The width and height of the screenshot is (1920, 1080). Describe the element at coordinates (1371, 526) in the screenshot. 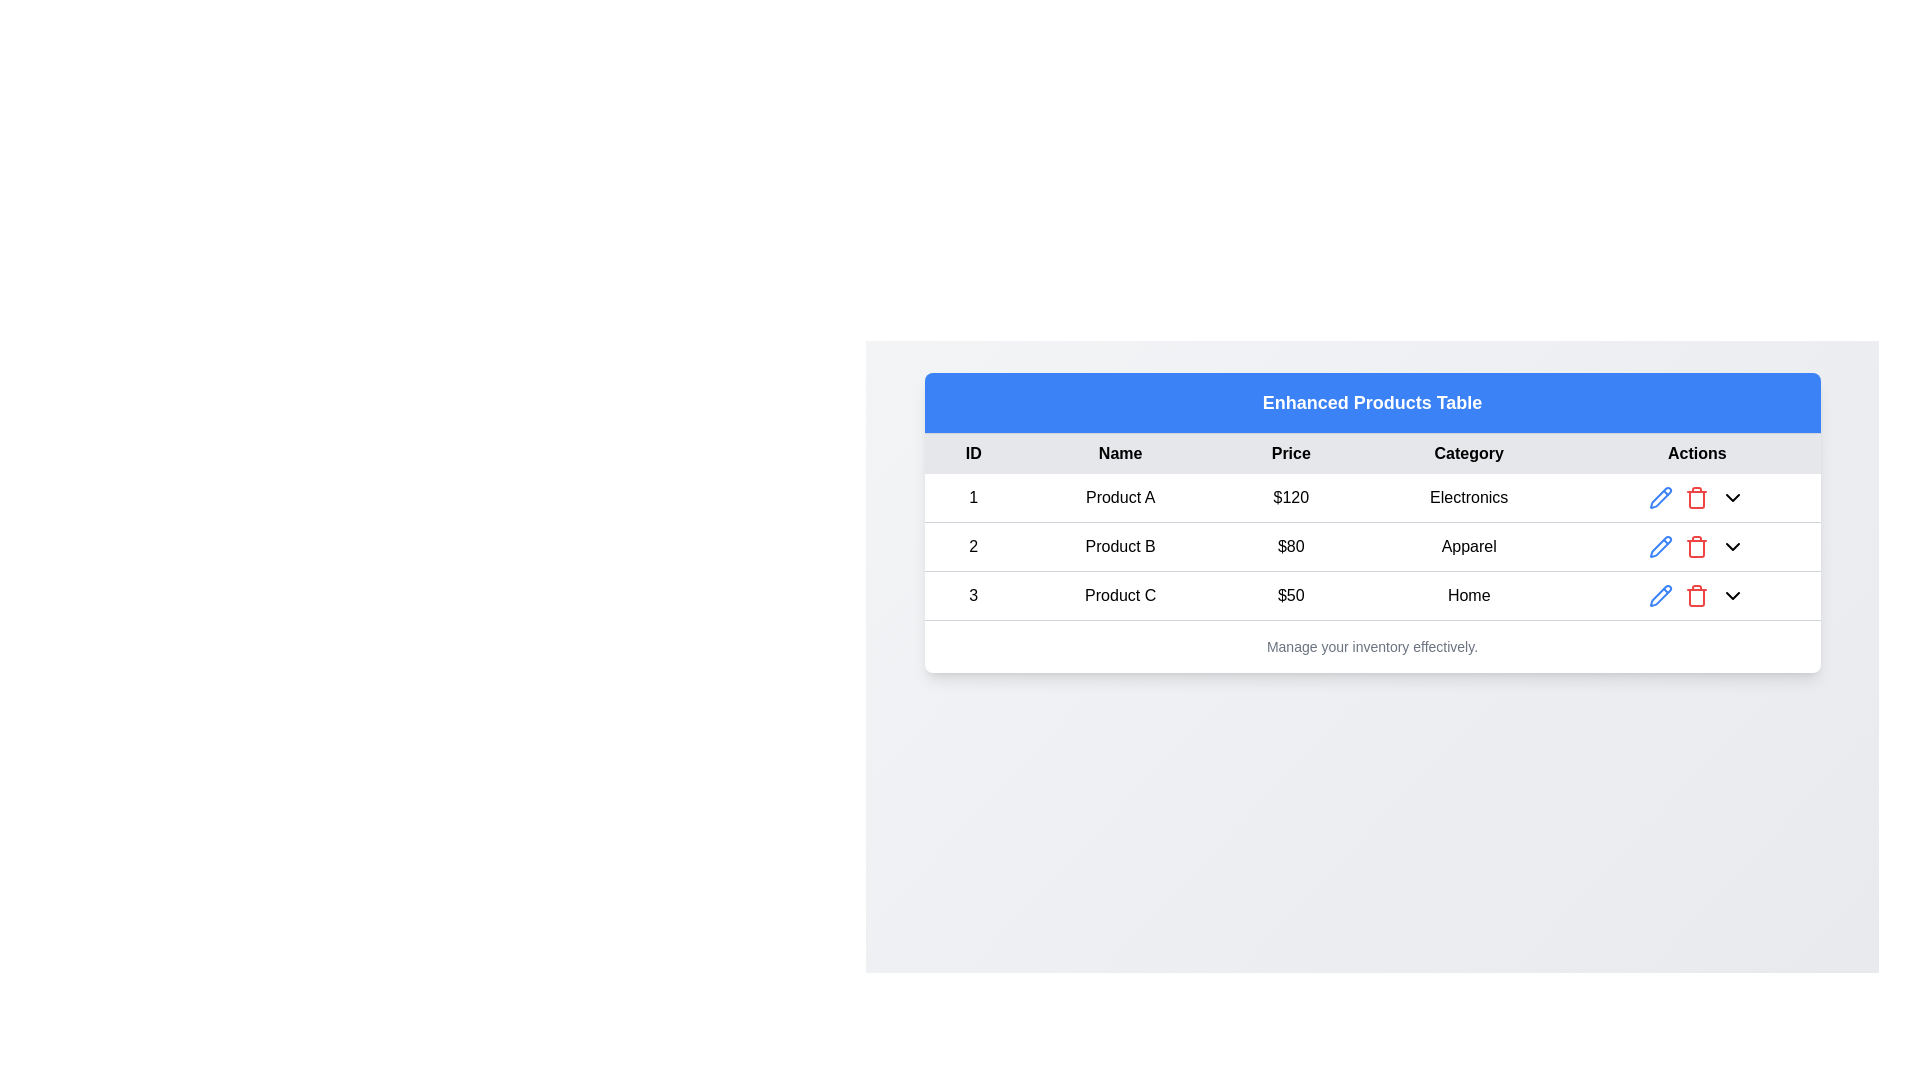

I see `details displayed in the second row of the 'Enhanced Products Table', which includes ID, Name, Price, Category, and Actions` at that location.